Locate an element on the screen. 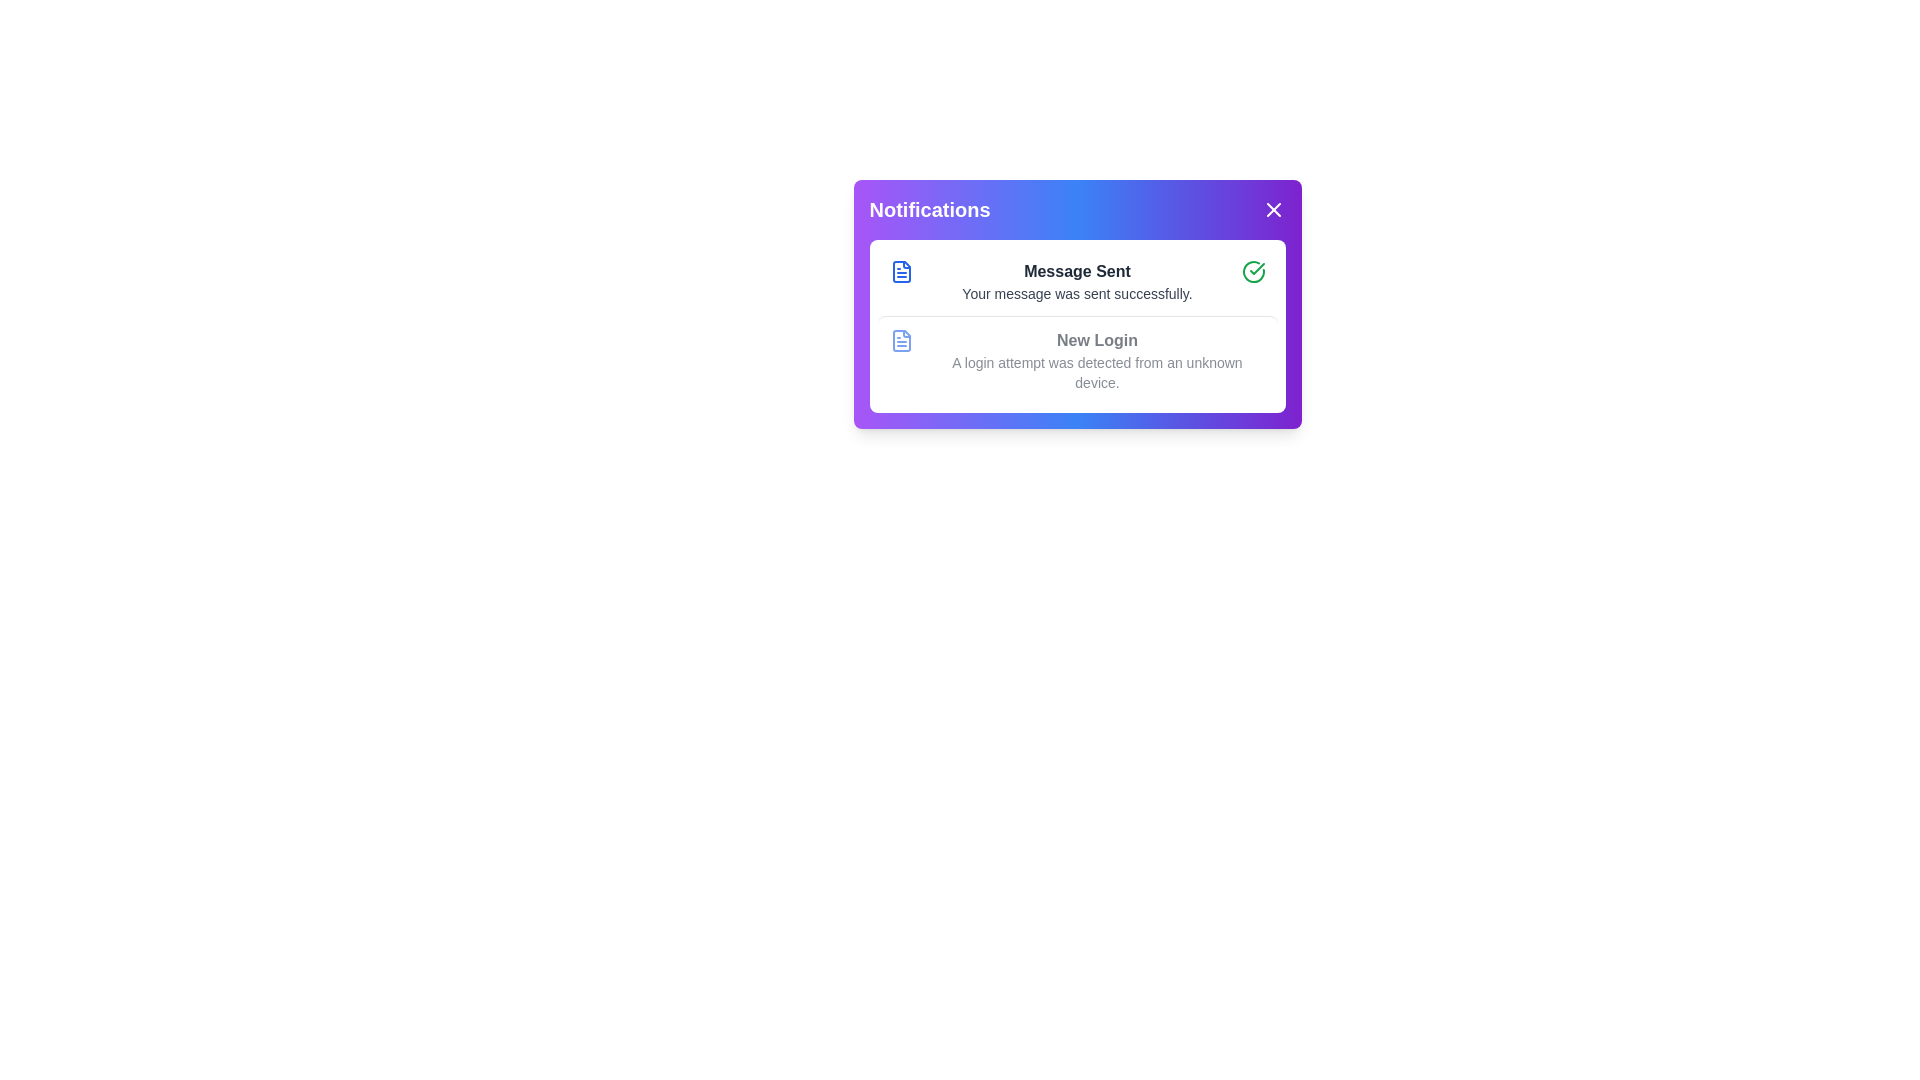 This screenshot has height=1080, width=1920. informational text that states 'A login attempt was detected from an unknown device.' located beneath the bold title 'New Login' within the notification card is located at coordinates (1096, 373).